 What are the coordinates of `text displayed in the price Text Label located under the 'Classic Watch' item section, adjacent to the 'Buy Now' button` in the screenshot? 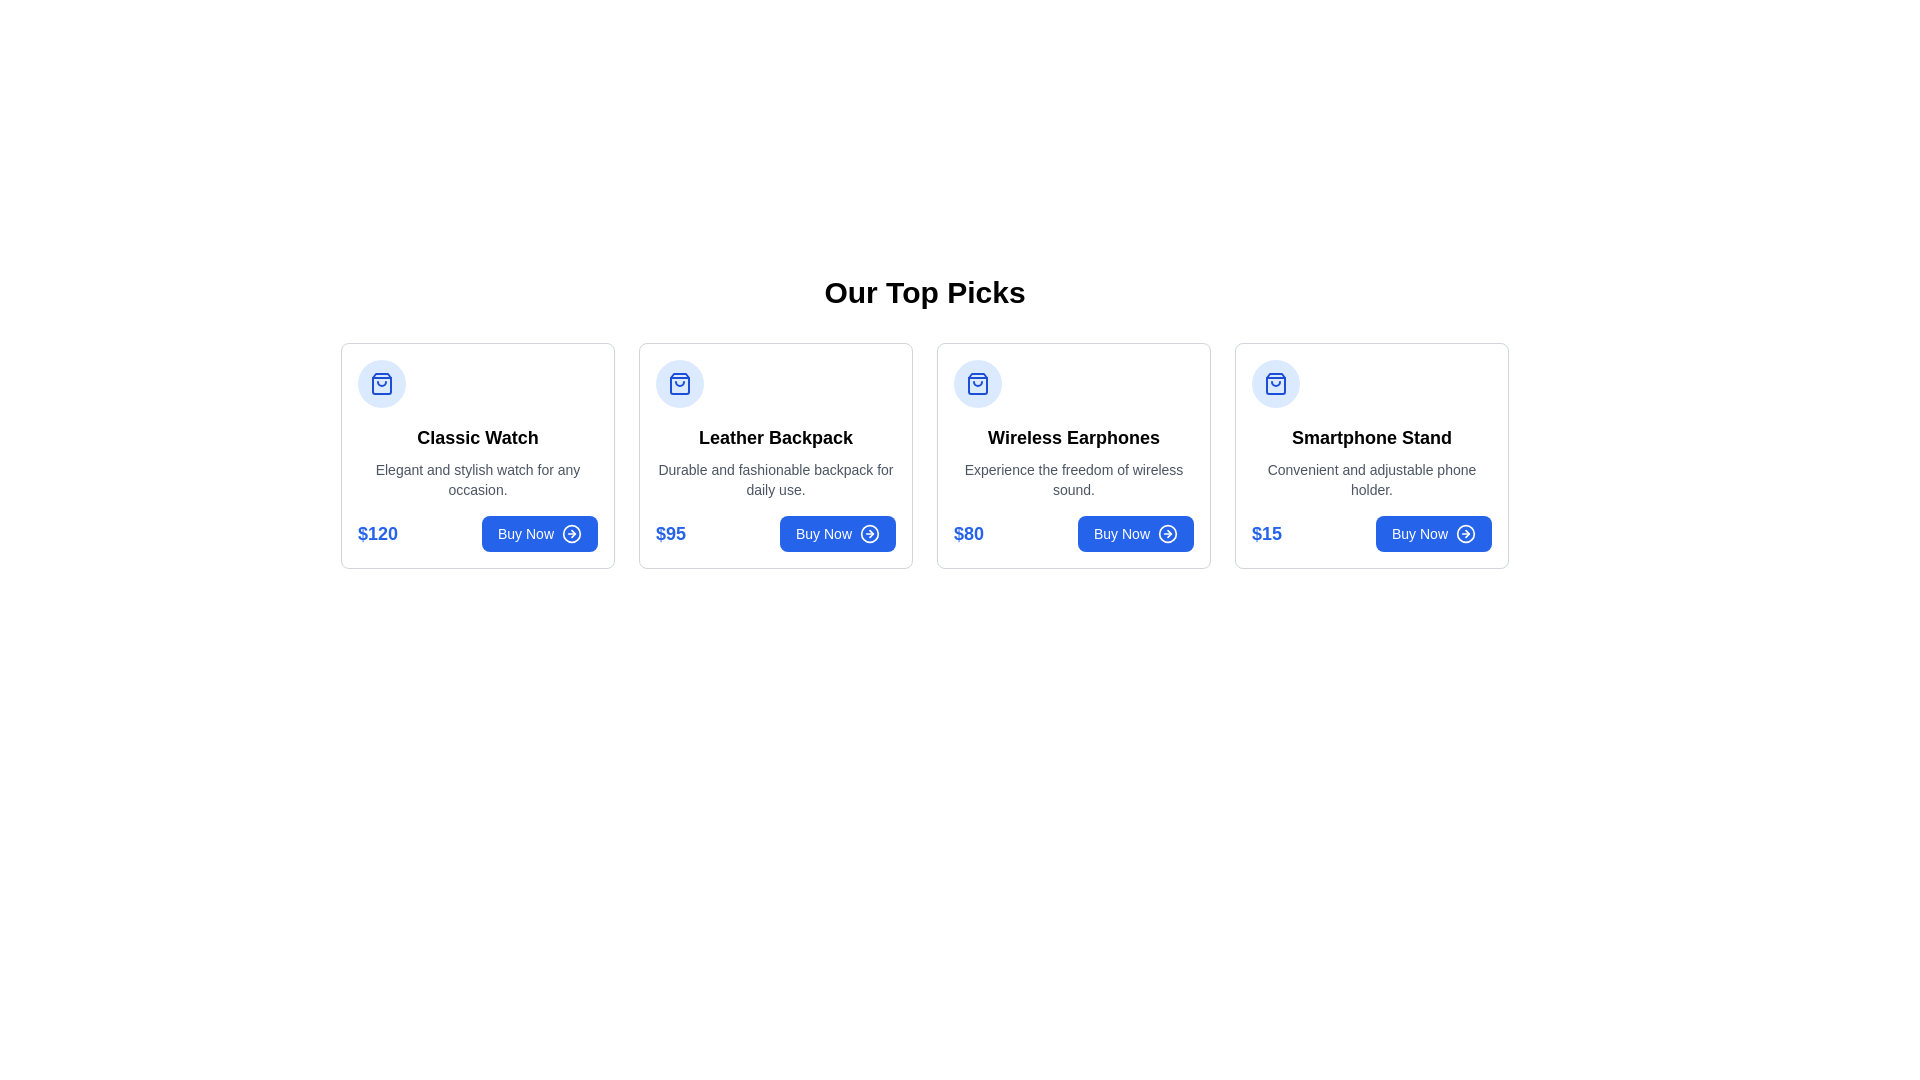 It's located at (378, 532).